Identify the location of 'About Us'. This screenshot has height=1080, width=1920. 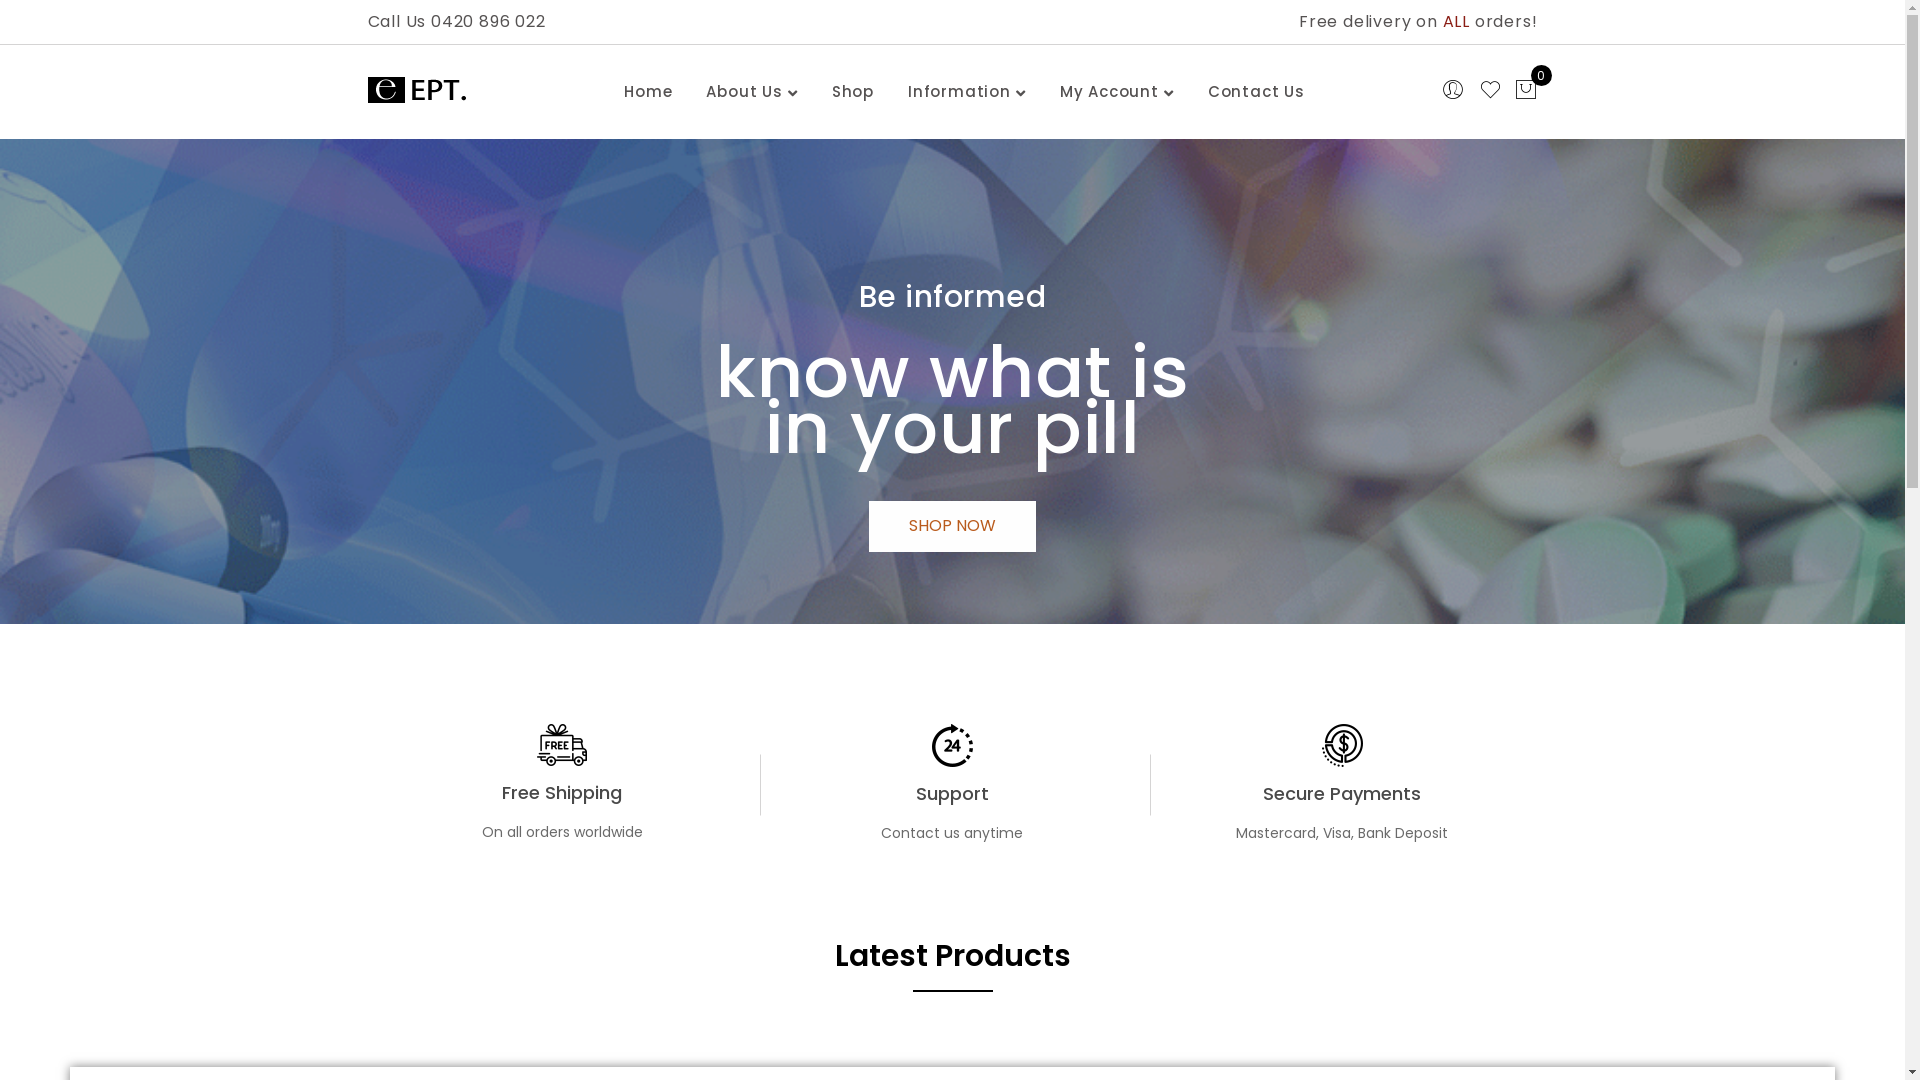
(743, 92).